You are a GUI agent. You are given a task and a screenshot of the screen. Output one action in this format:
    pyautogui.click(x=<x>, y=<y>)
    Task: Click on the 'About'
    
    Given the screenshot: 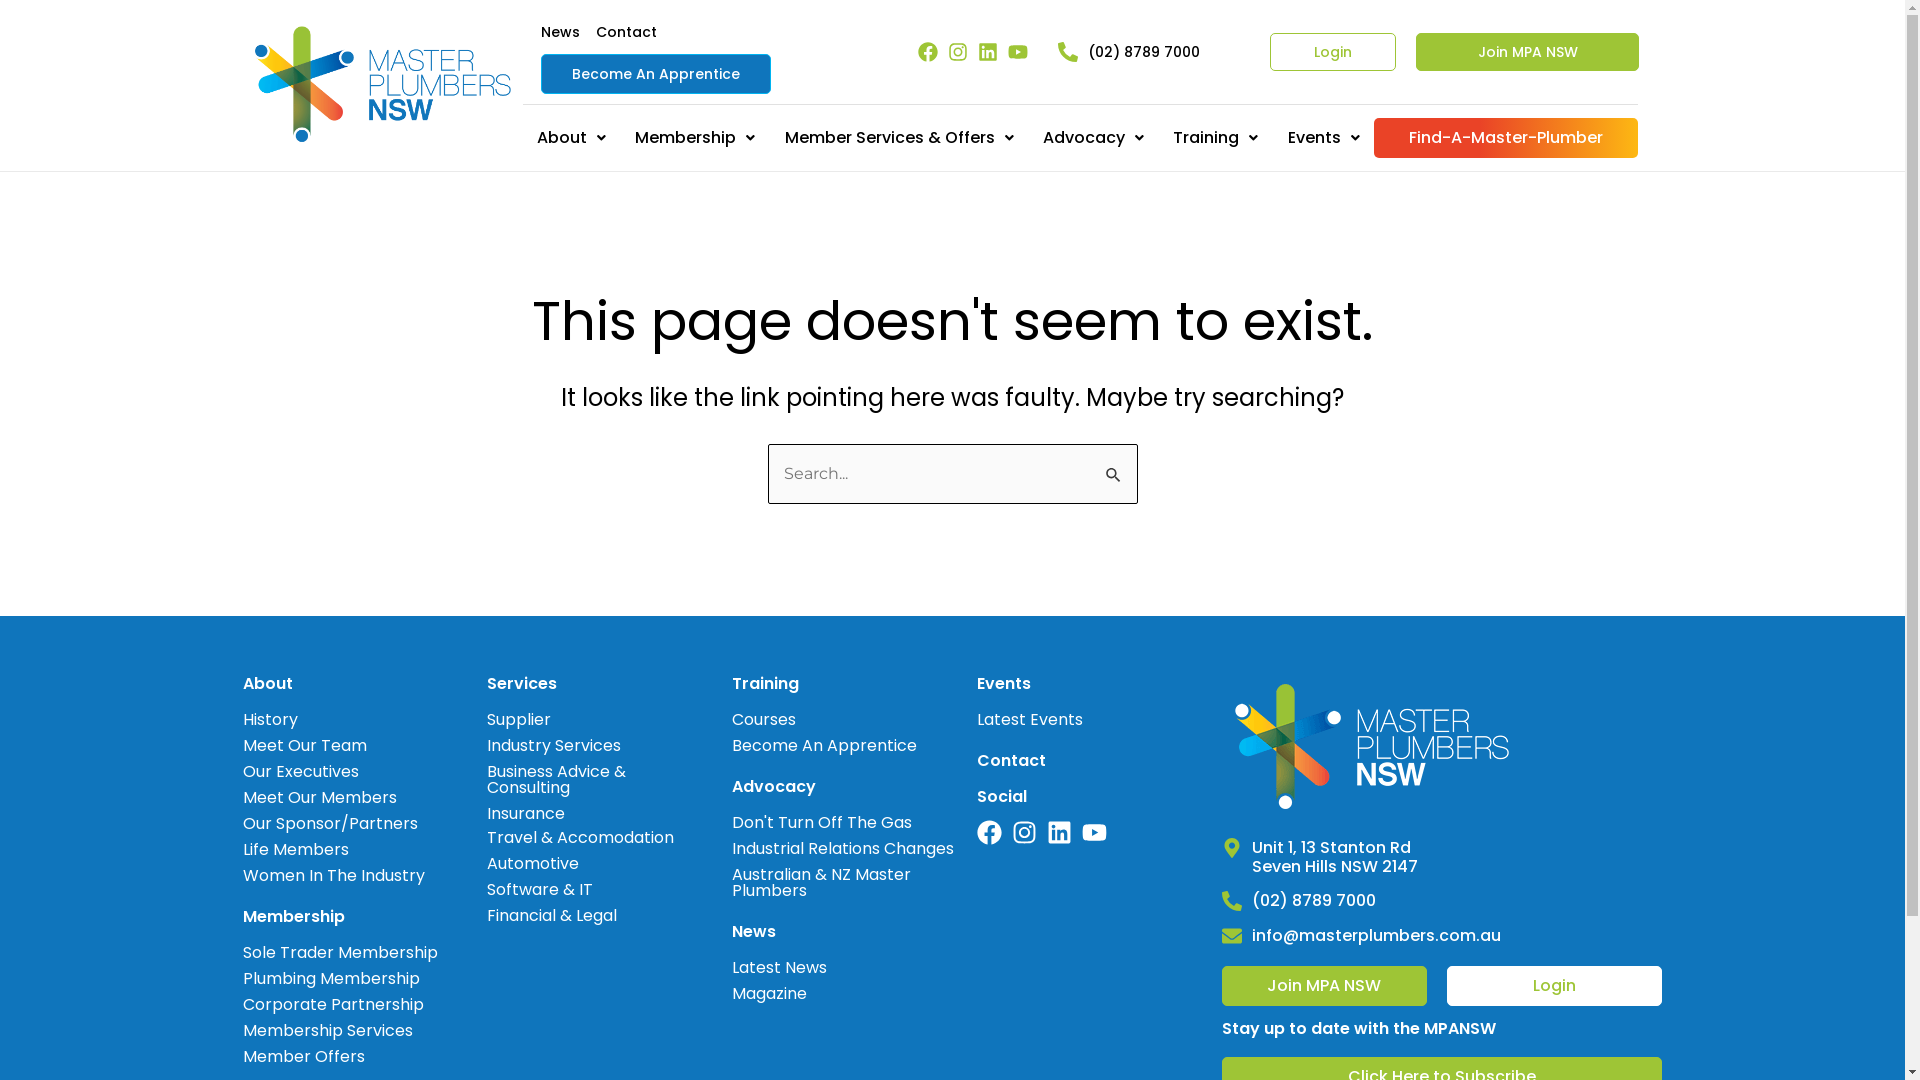 What is the action you would take?
    pyautogui.click(x=240, y=682)
    